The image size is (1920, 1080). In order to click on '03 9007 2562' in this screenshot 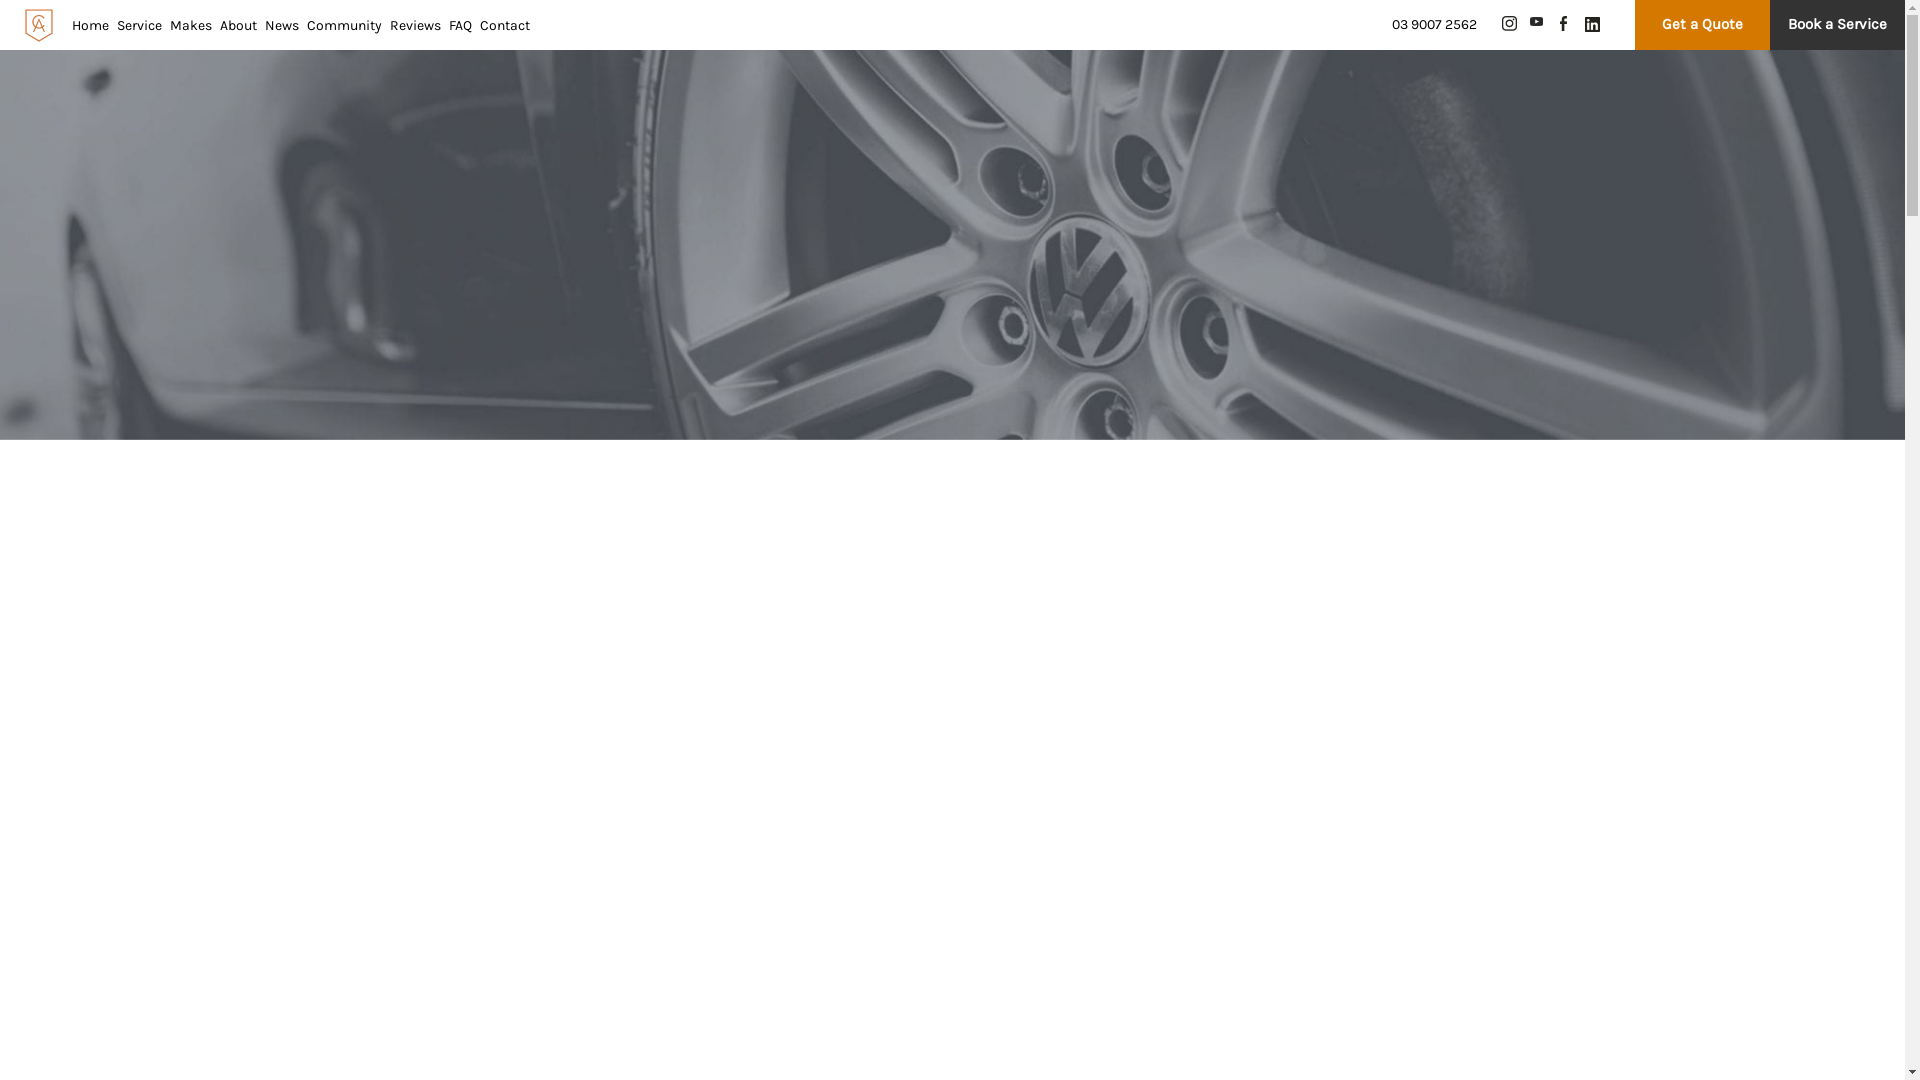, I will do `click(1433, 24)`.